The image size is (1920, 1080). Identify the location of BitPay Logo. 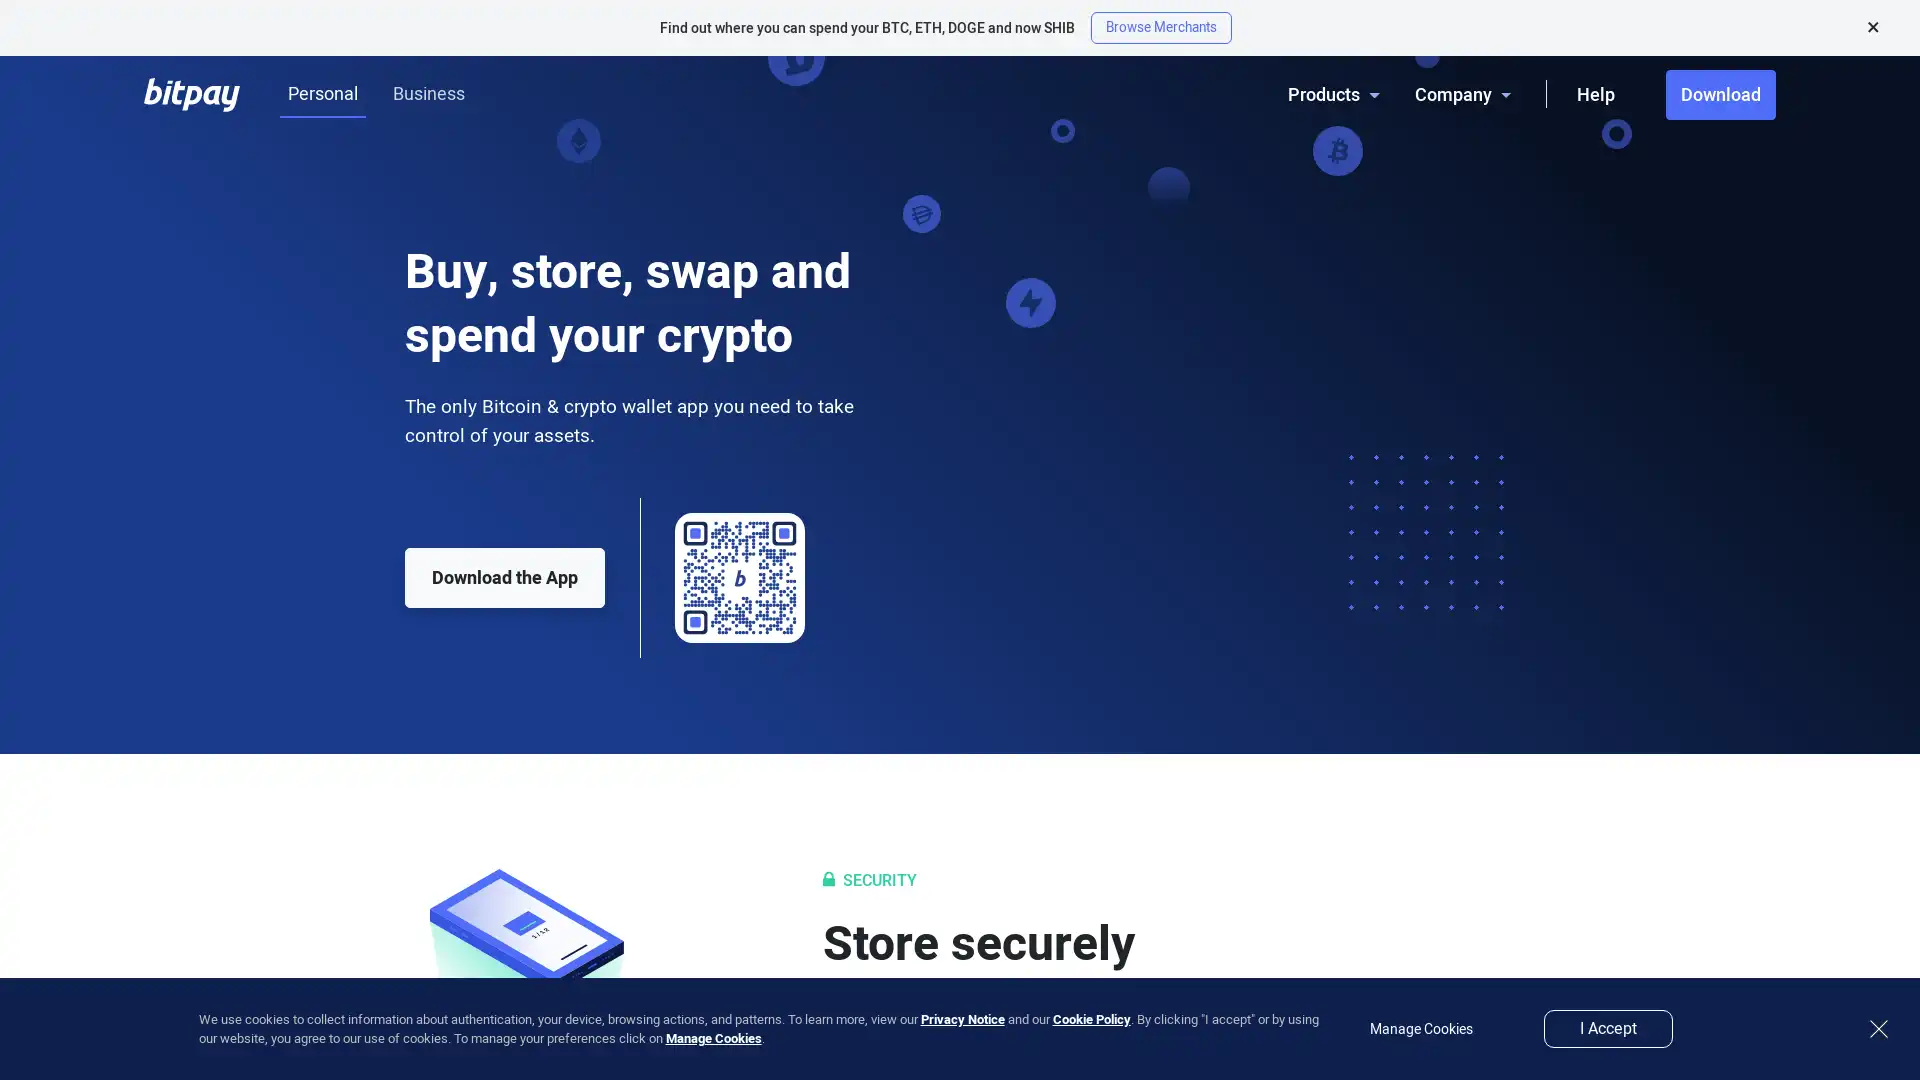
(192, 94).